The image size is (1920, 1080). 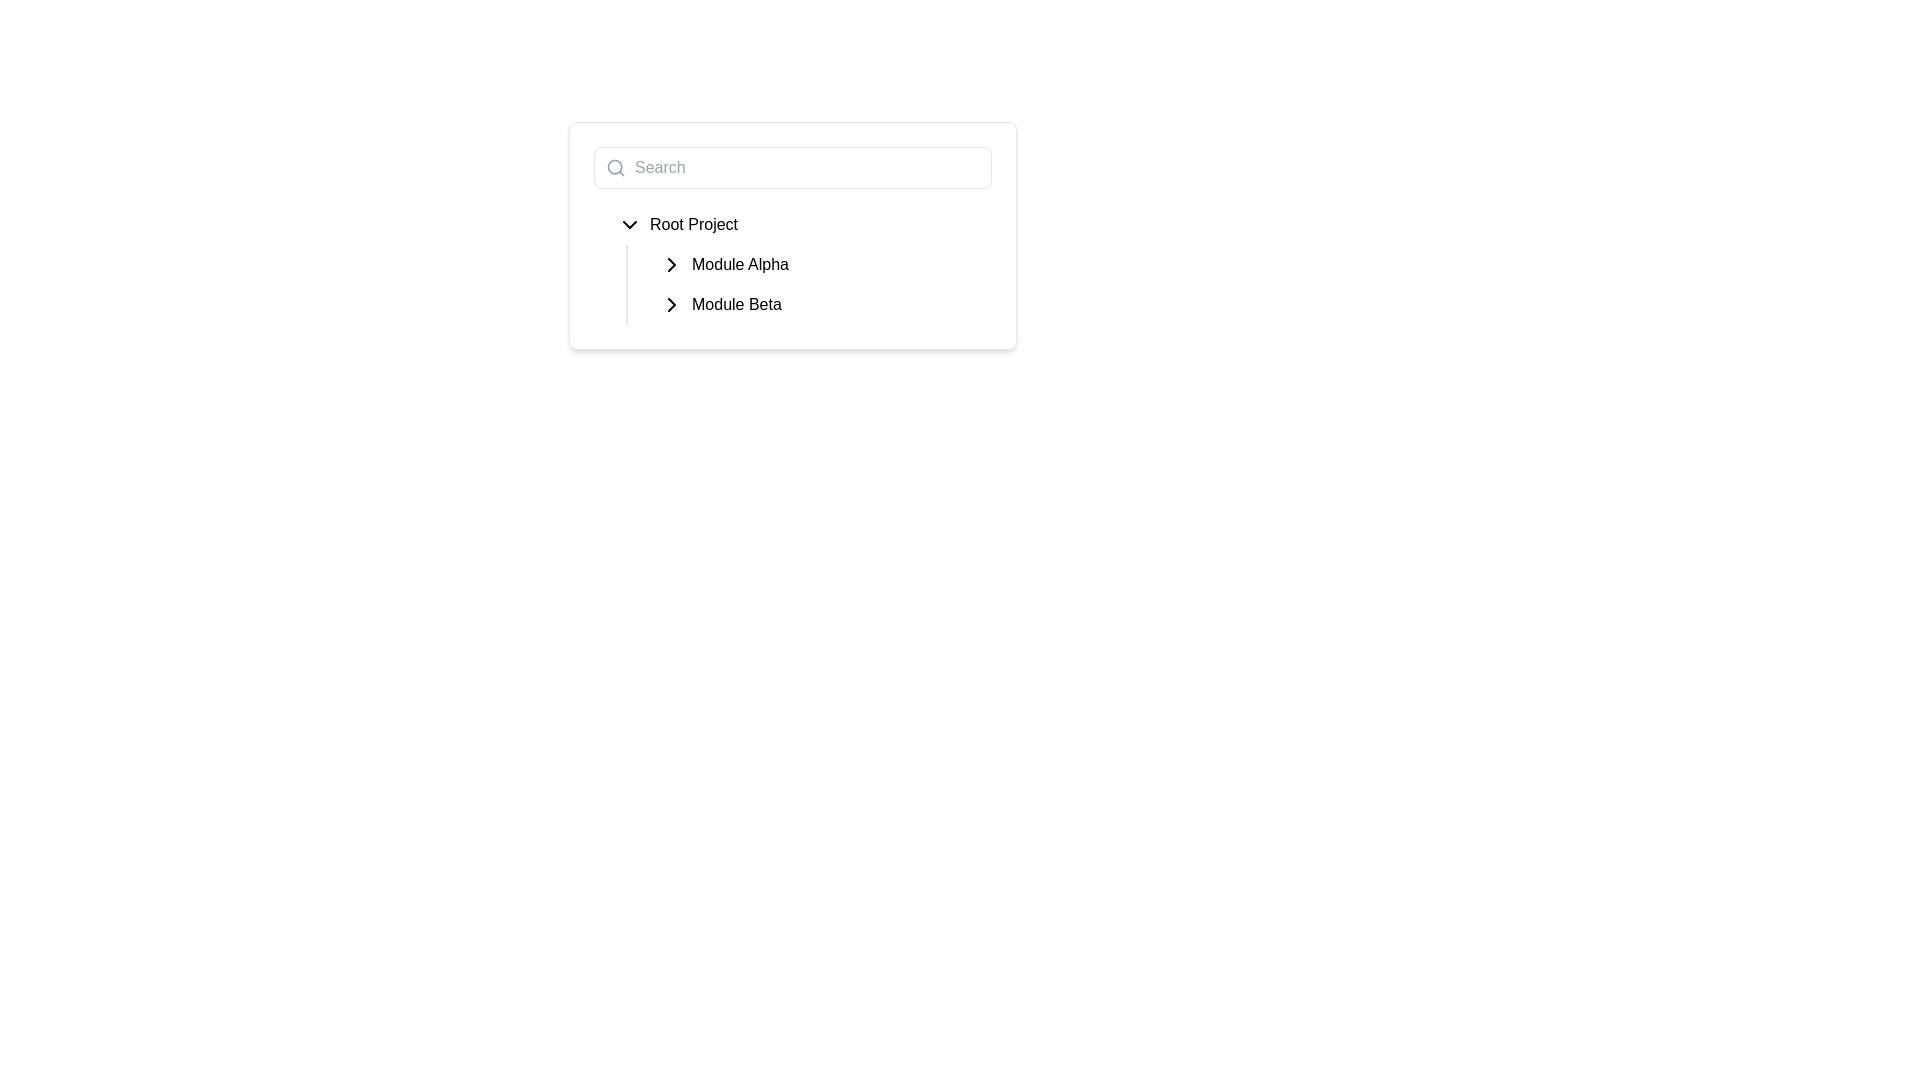 What do you see at coordinates (821, 304) in the screenshot?
I see `the Navigable List Item labeled 'Module Beta', which is the second item in the hierarchical navigation list under the 'Root Project'` at bounding box center [821, 304].